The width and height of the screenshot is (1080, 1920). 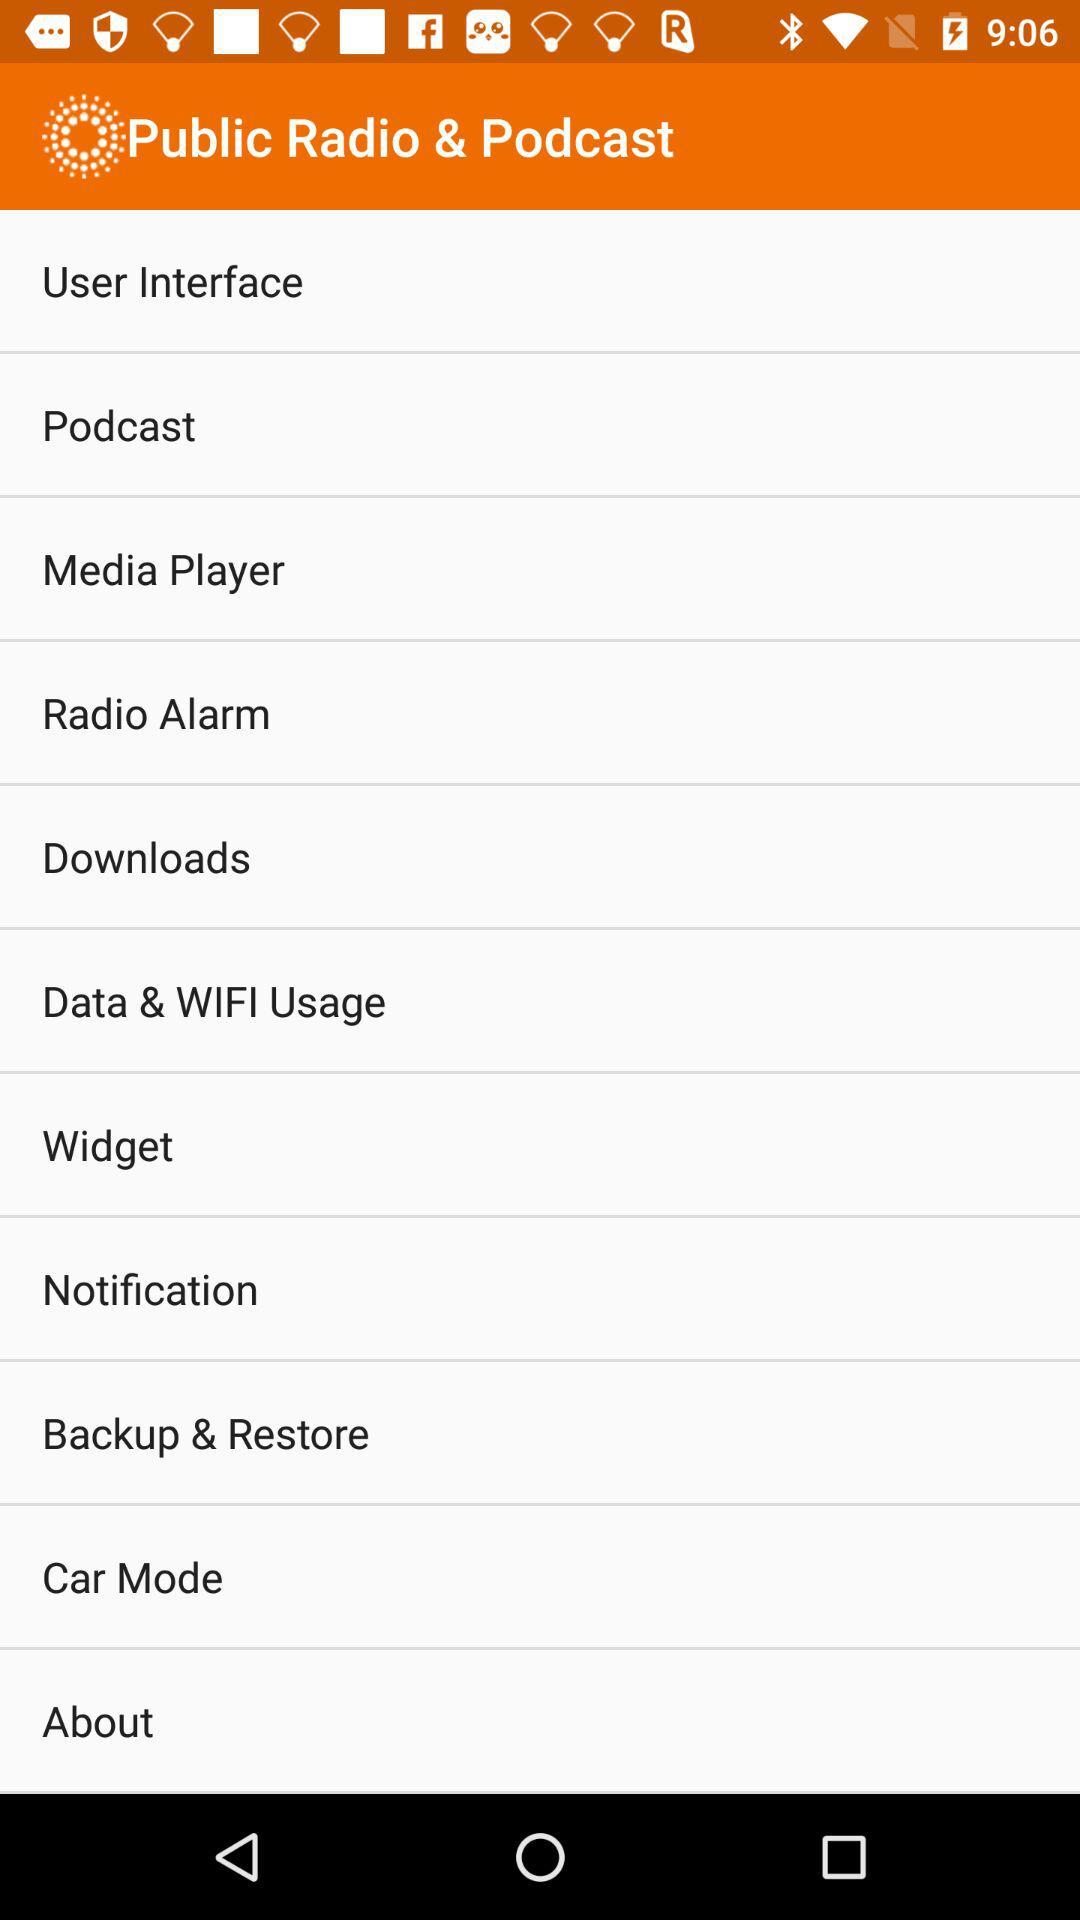 I want to click on item below widget item, so click(x=149, y=1288).